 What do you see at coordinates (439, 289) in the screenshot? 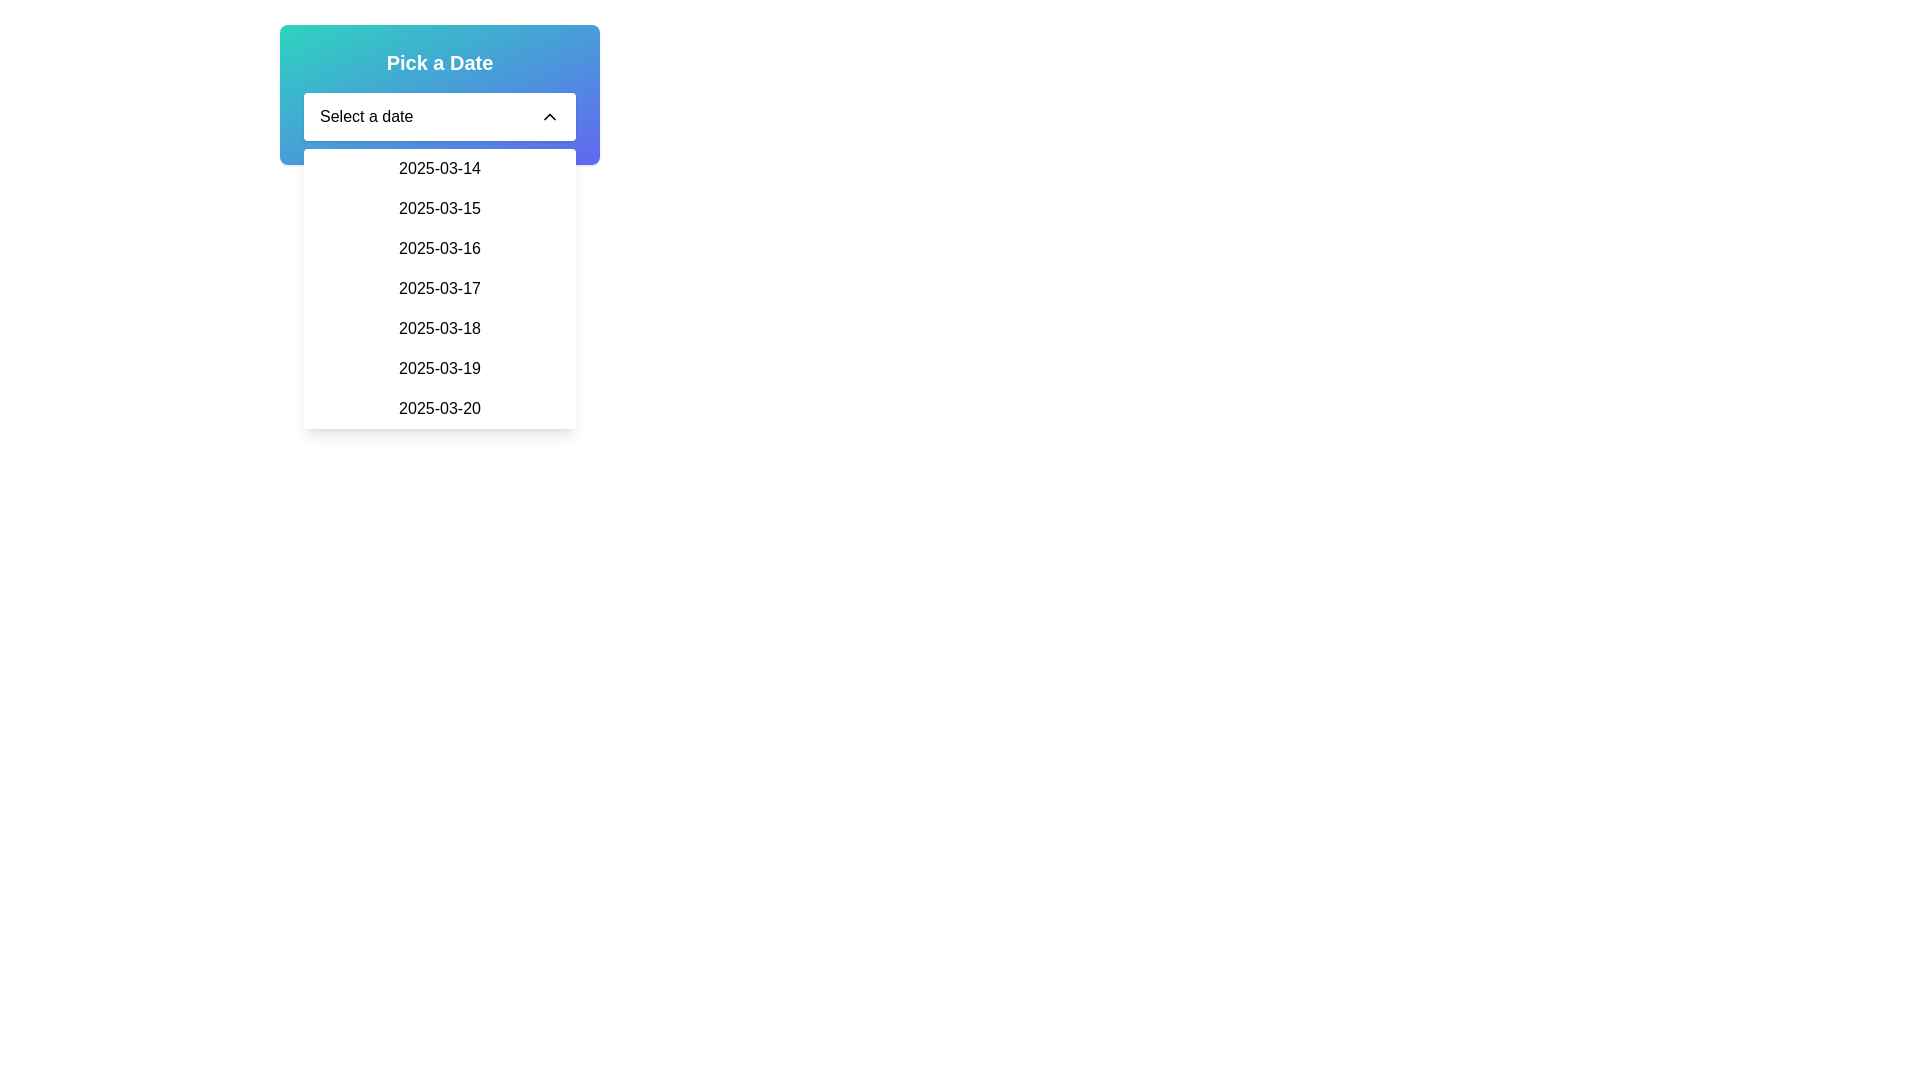
I see `the fourth date option in the dropdown menu below the 'Select a date' input box in the 'Pick a Date' interface` at bounding box center [439, 289].